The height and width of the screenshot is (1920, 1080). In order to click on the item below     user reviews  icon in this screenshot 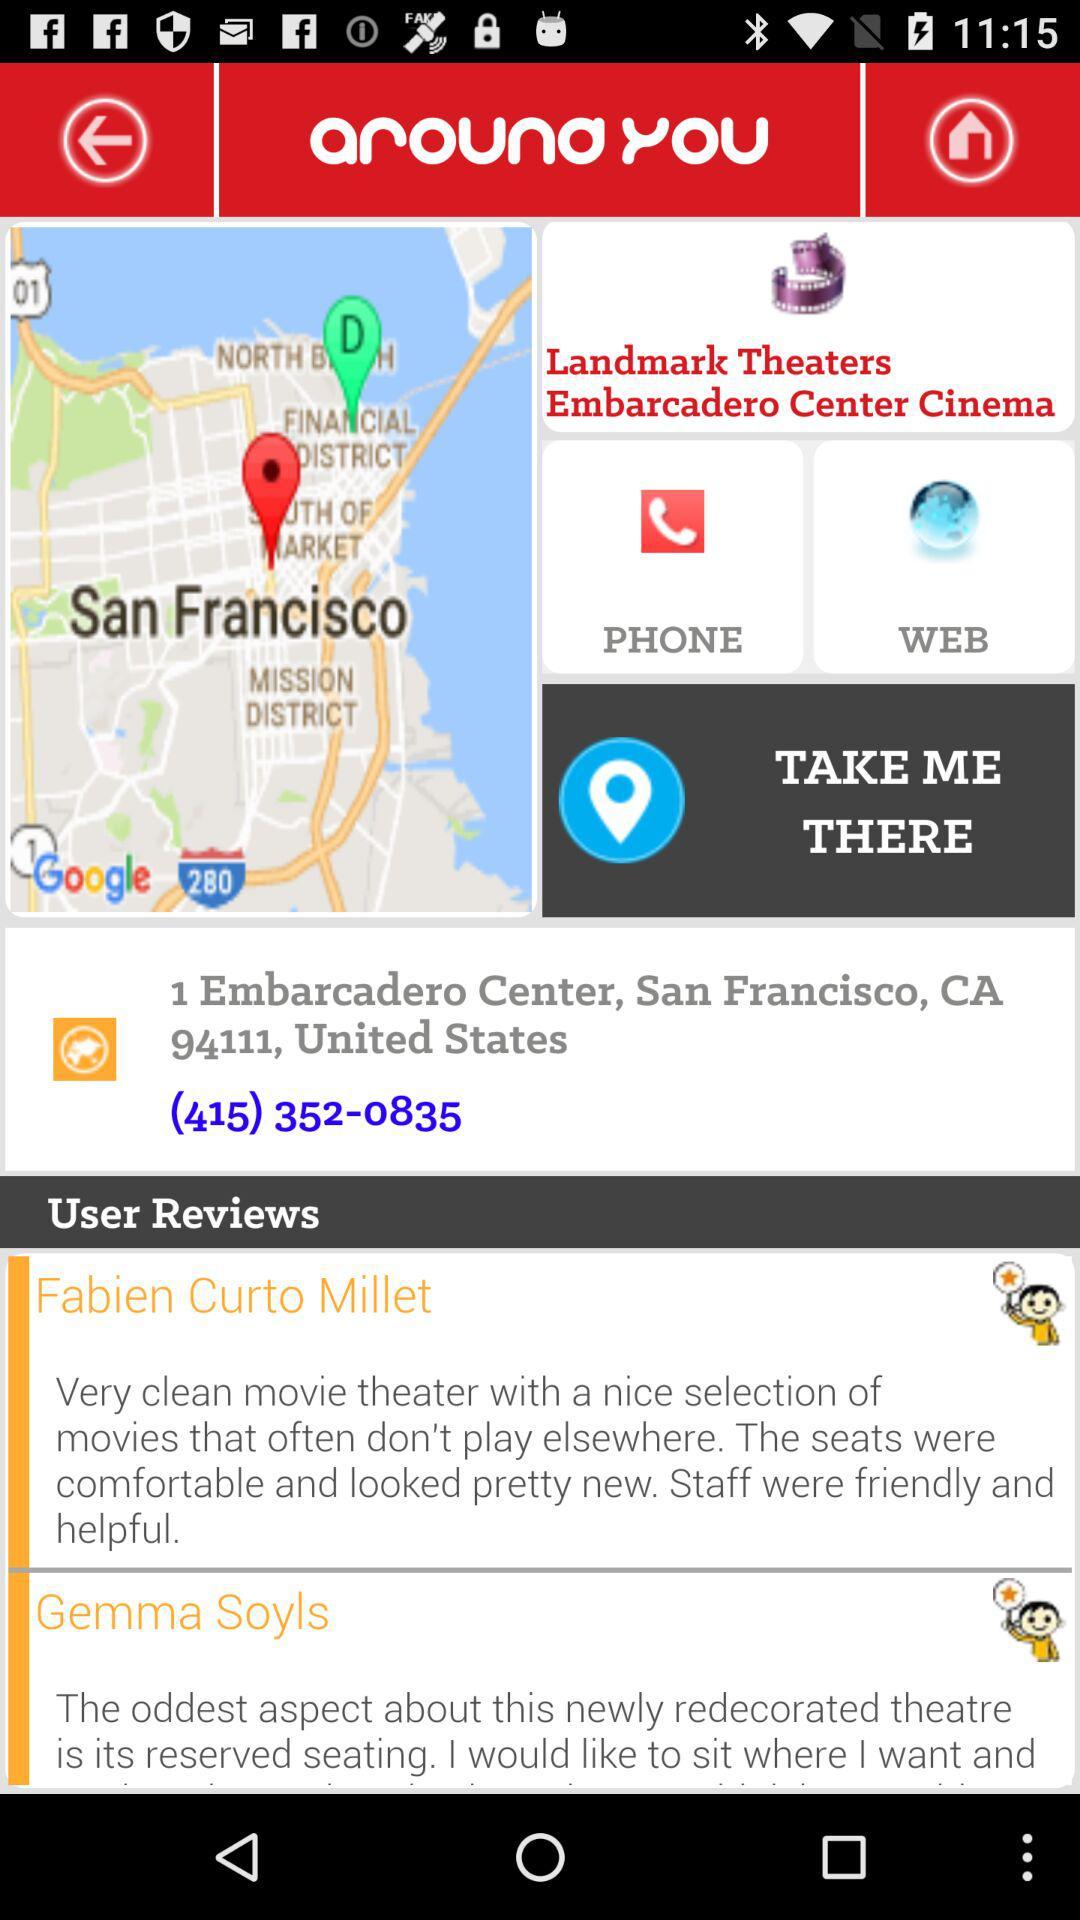, I will do `click(232, 1293)`.